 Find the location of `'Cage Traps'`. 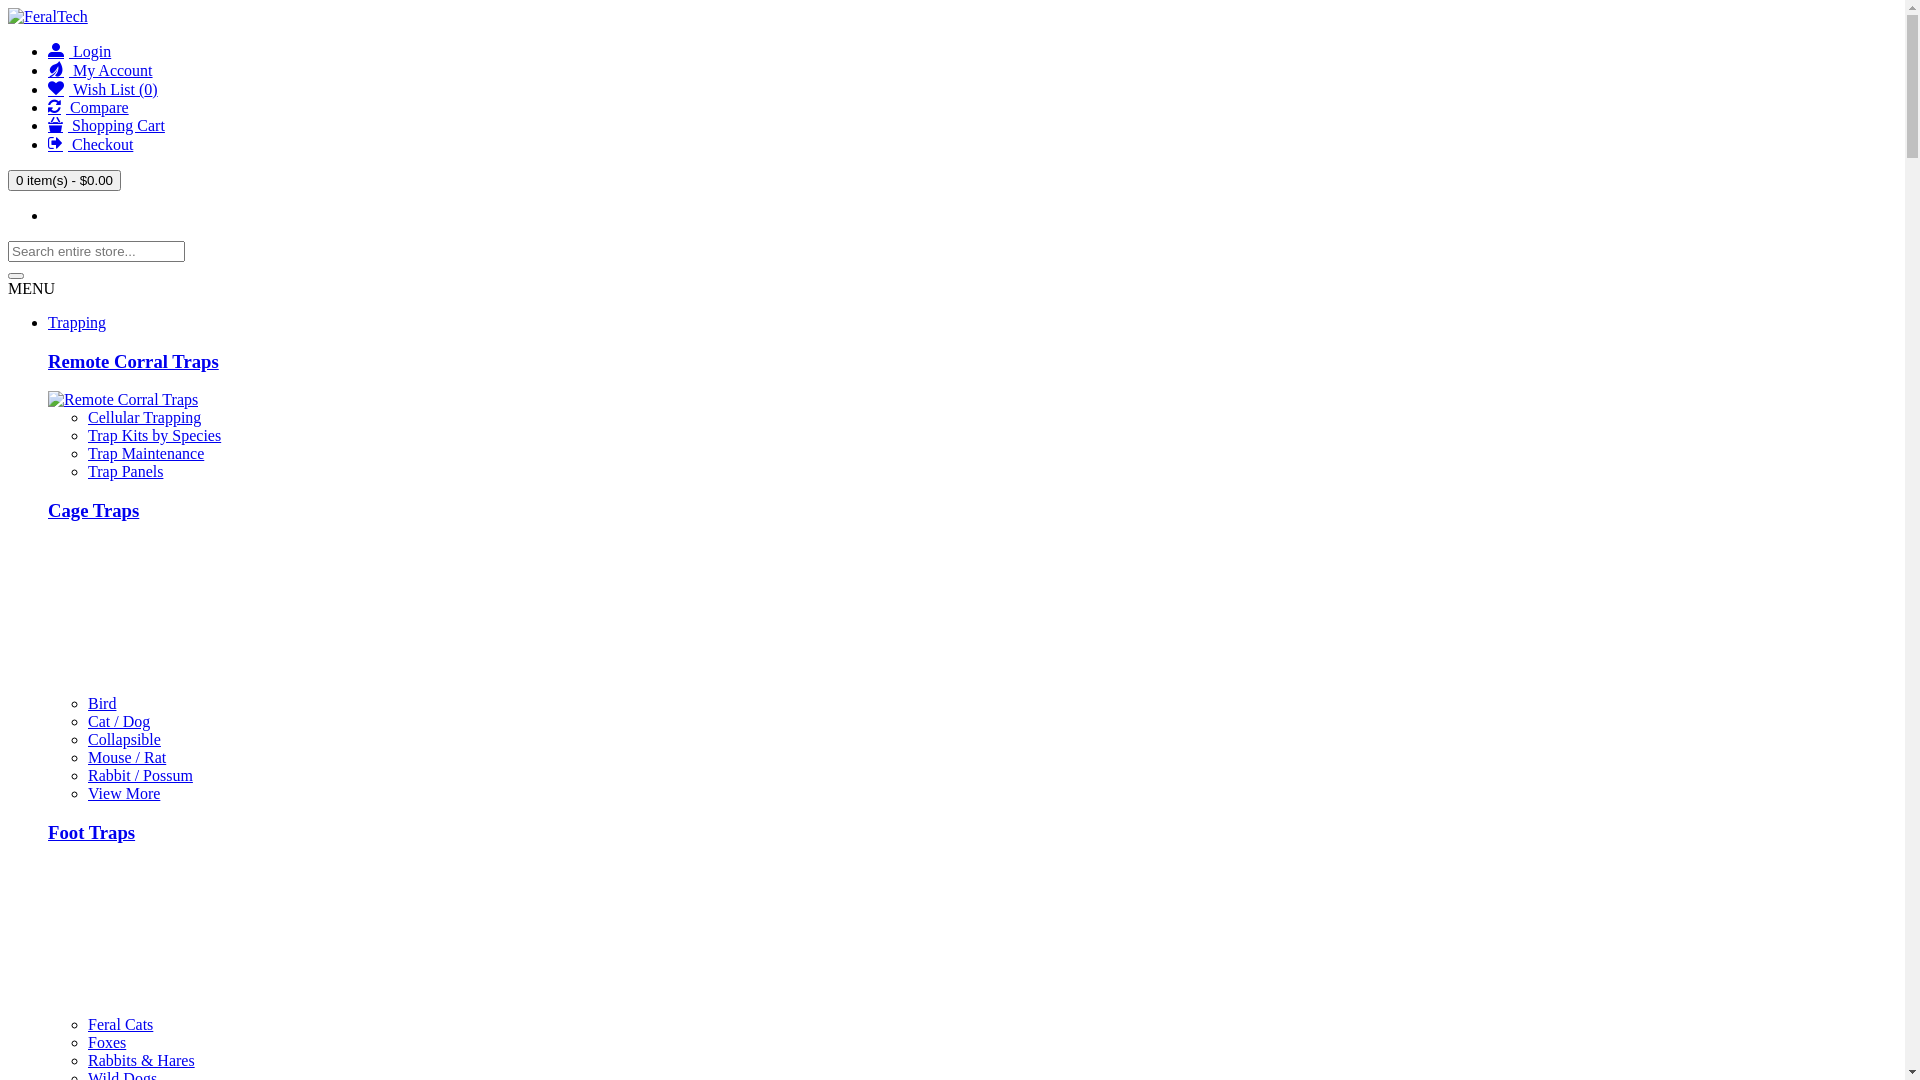

'Cage Traps' is located at coordinates (48, 509).